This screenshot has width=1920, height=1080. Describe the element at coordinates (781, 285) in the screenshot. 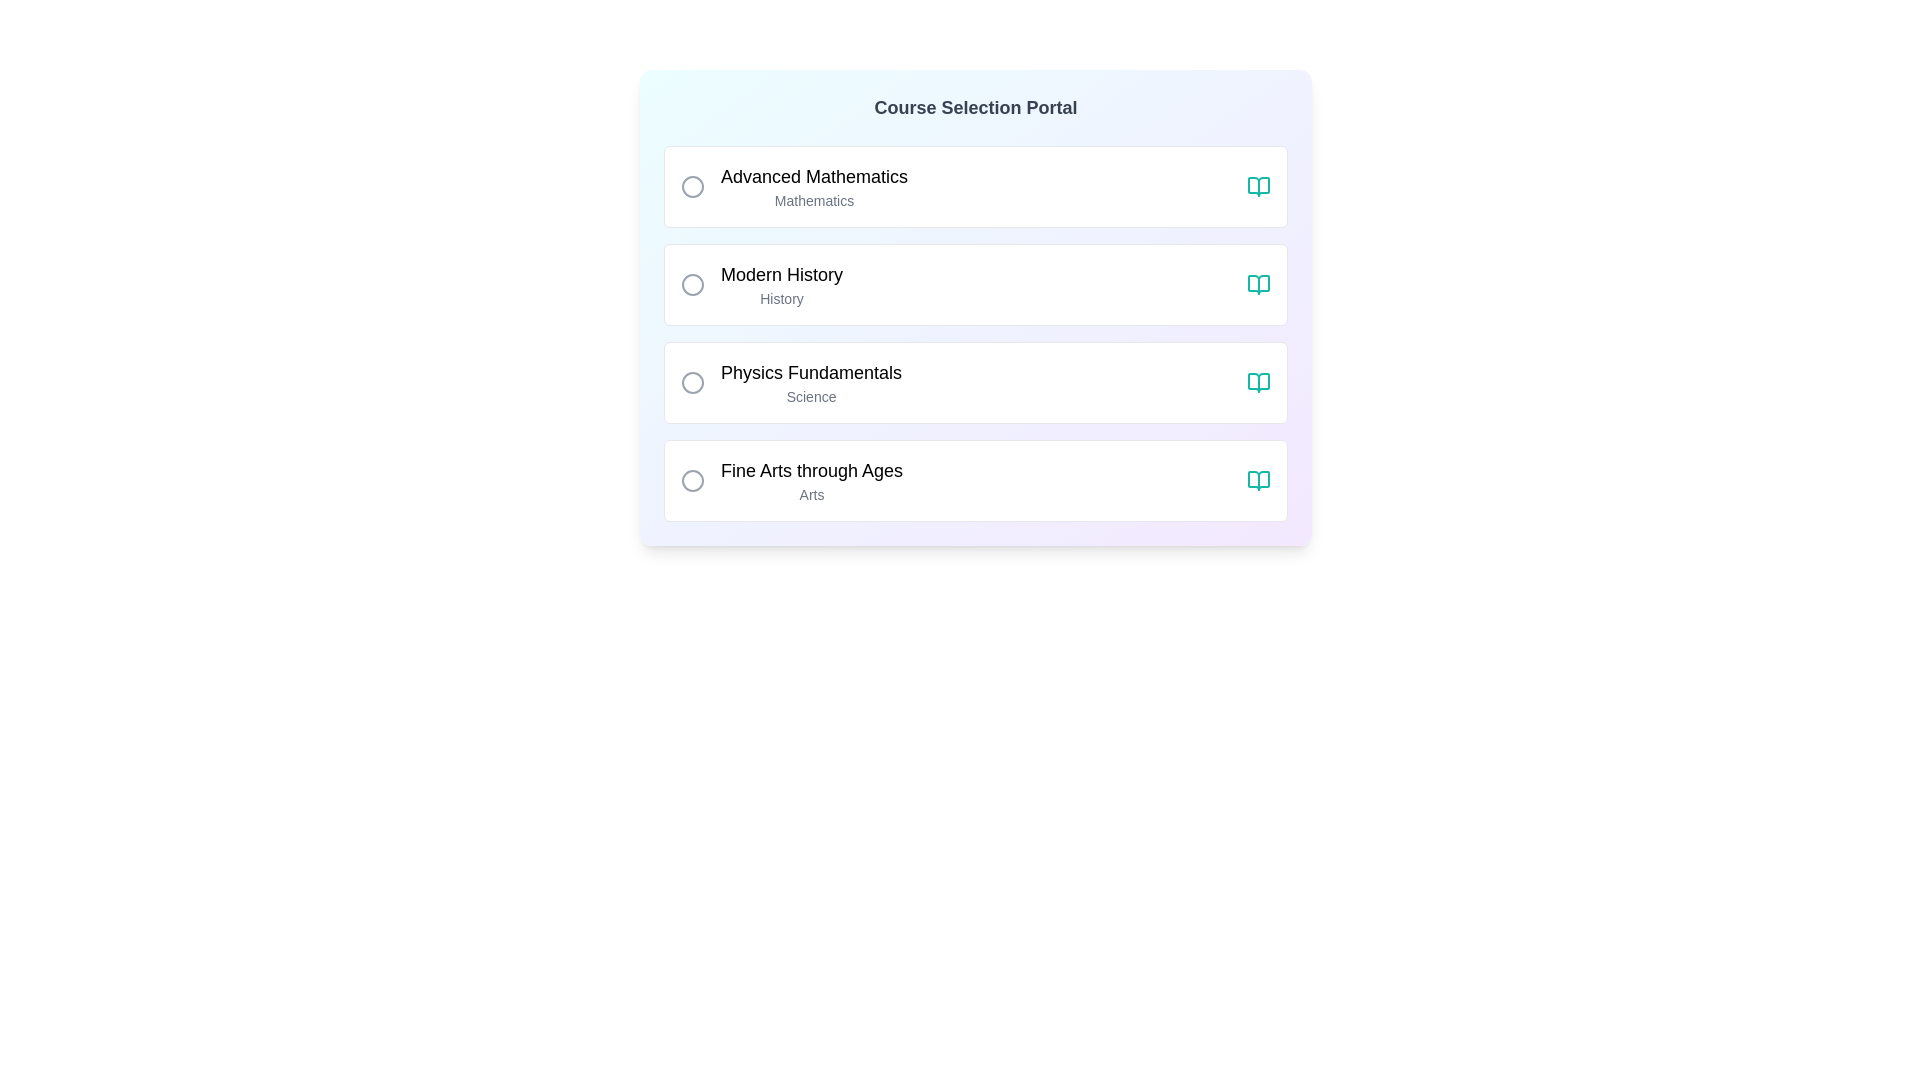

I see `multi-line text label that contains 'Modern History' in bold black font and 'History' in smaller gray font, located centrally above a descriptive icon and next to a selectable circular radio button` at that location.